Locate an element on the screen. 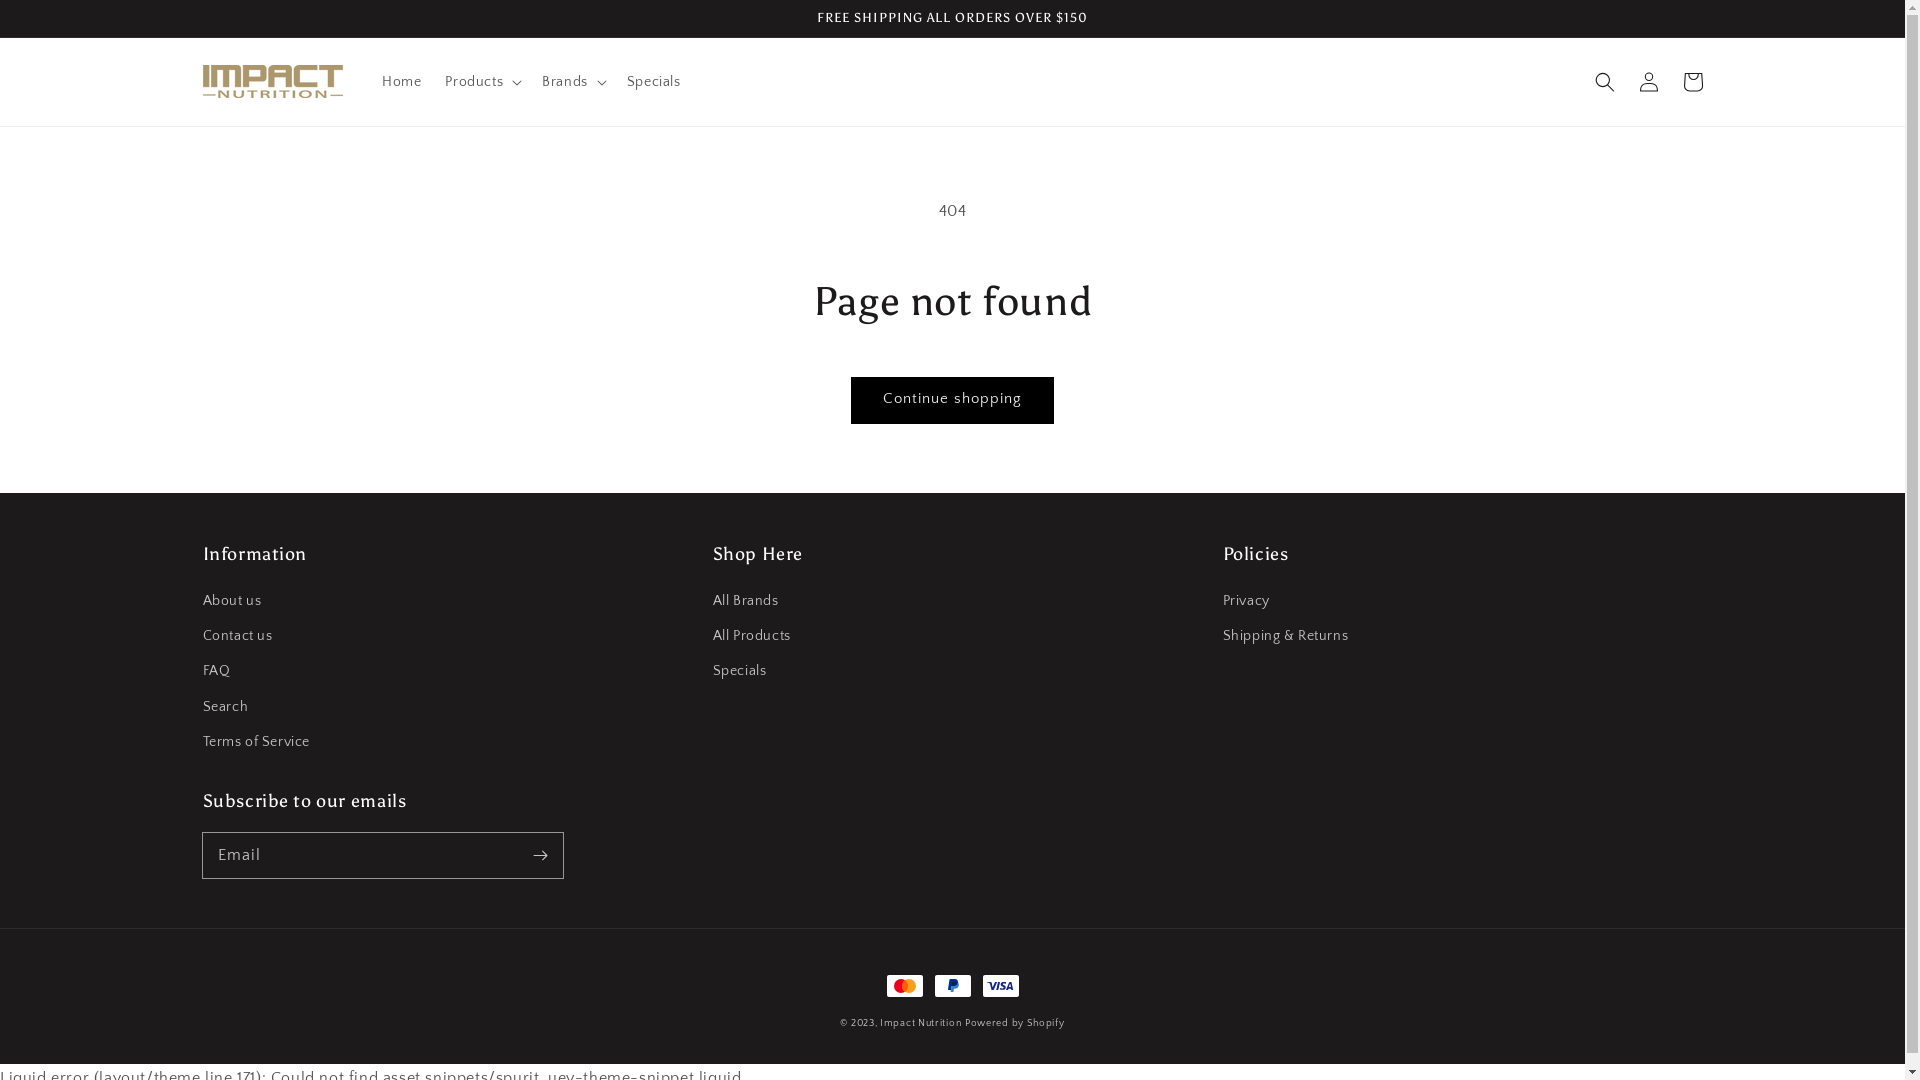 This screenshot has width=1920, height=1080. 'Shipping & Returns' is located at coordinates (1285, 636).